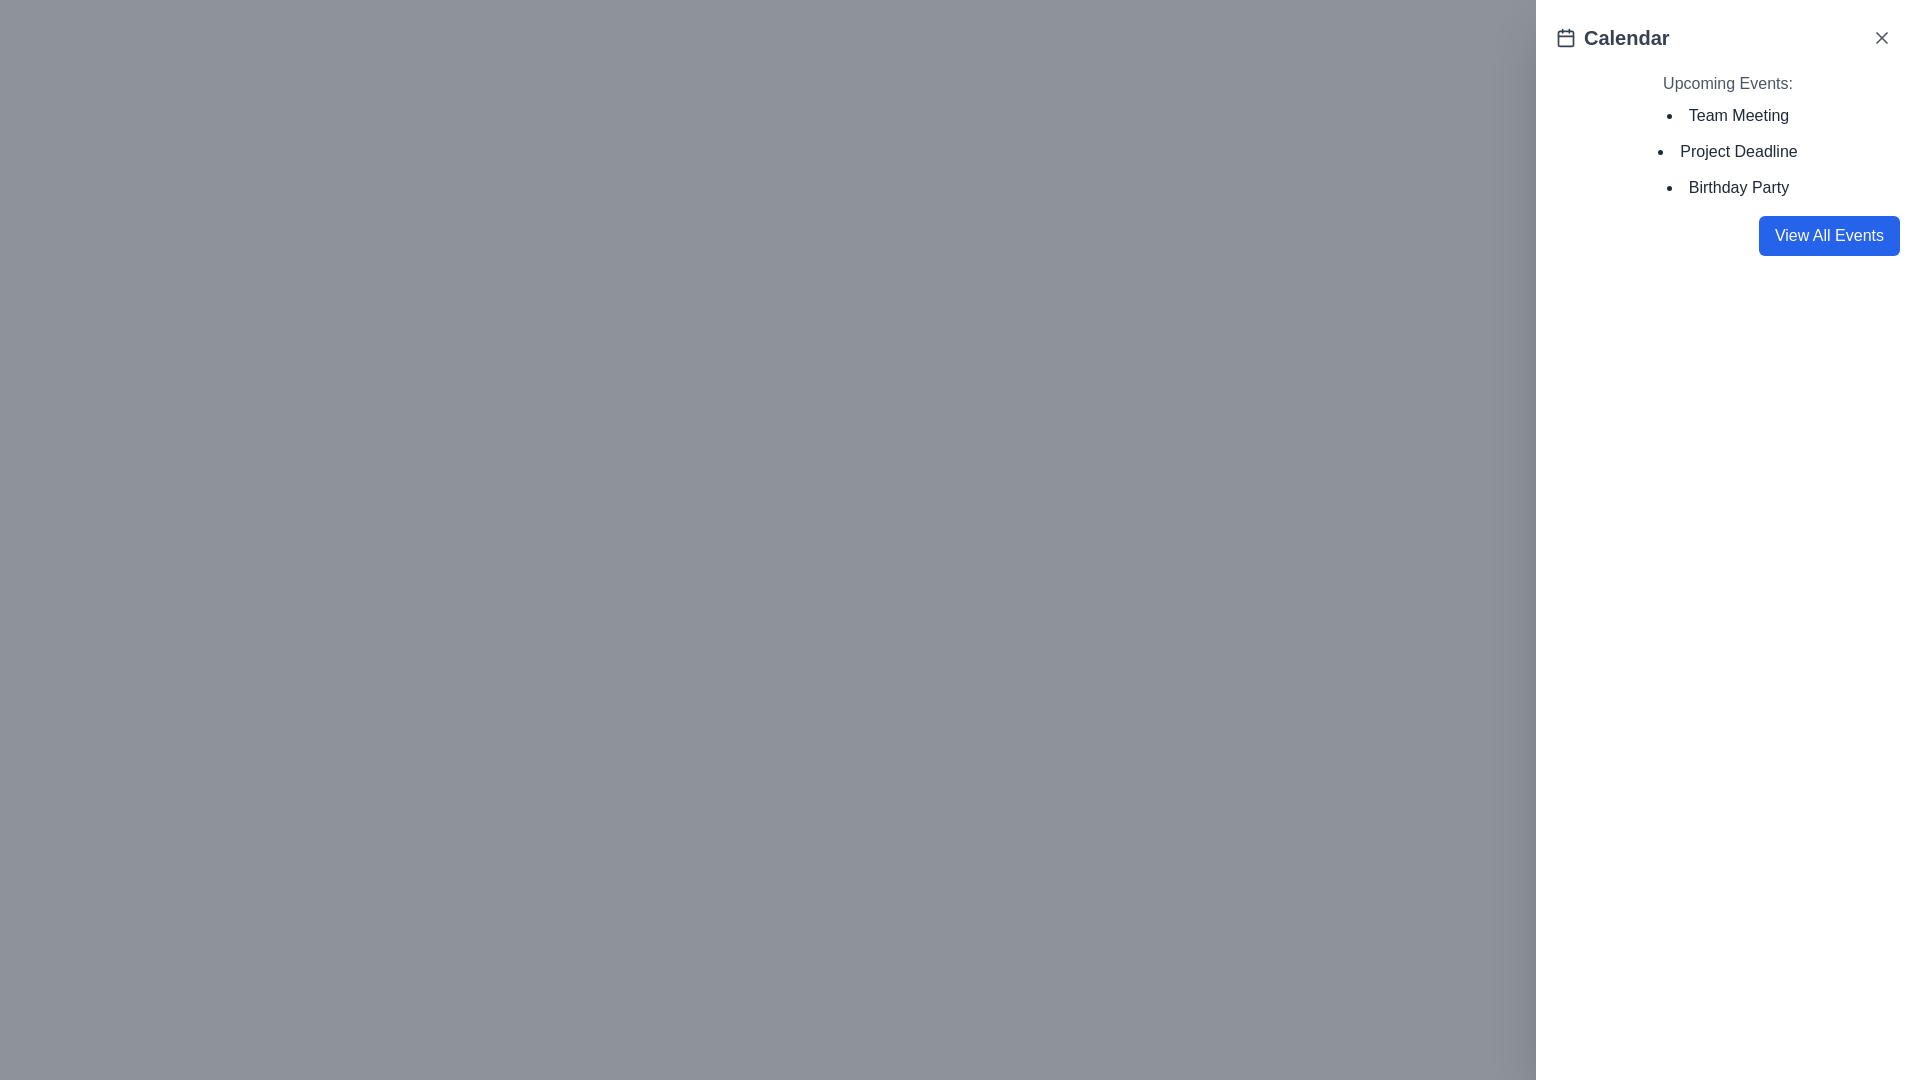  I want to click on the representation of the Calendar icon located in the top-right corner of the white panel, adjacent to the word 'Calendar', so click(1564, 38).